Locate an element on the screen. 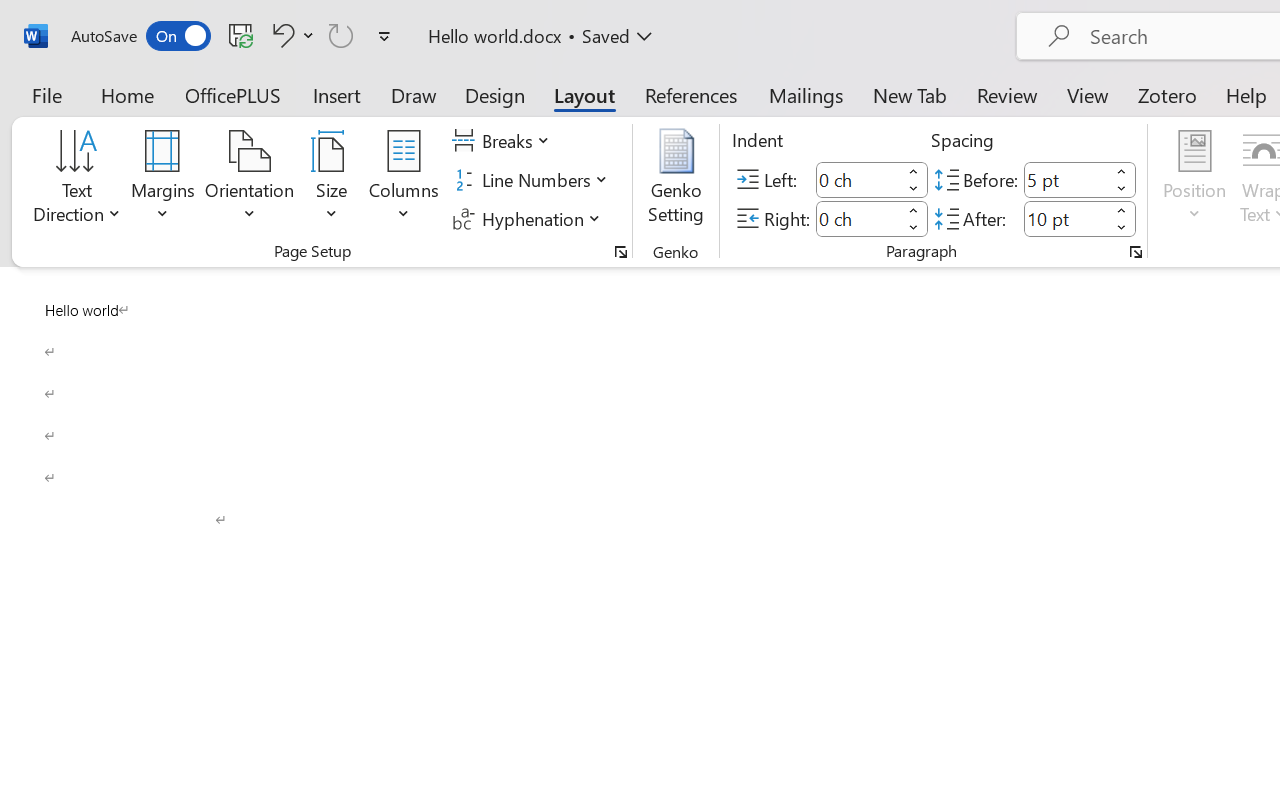  'Draw' is located at coordinates (413, 94).